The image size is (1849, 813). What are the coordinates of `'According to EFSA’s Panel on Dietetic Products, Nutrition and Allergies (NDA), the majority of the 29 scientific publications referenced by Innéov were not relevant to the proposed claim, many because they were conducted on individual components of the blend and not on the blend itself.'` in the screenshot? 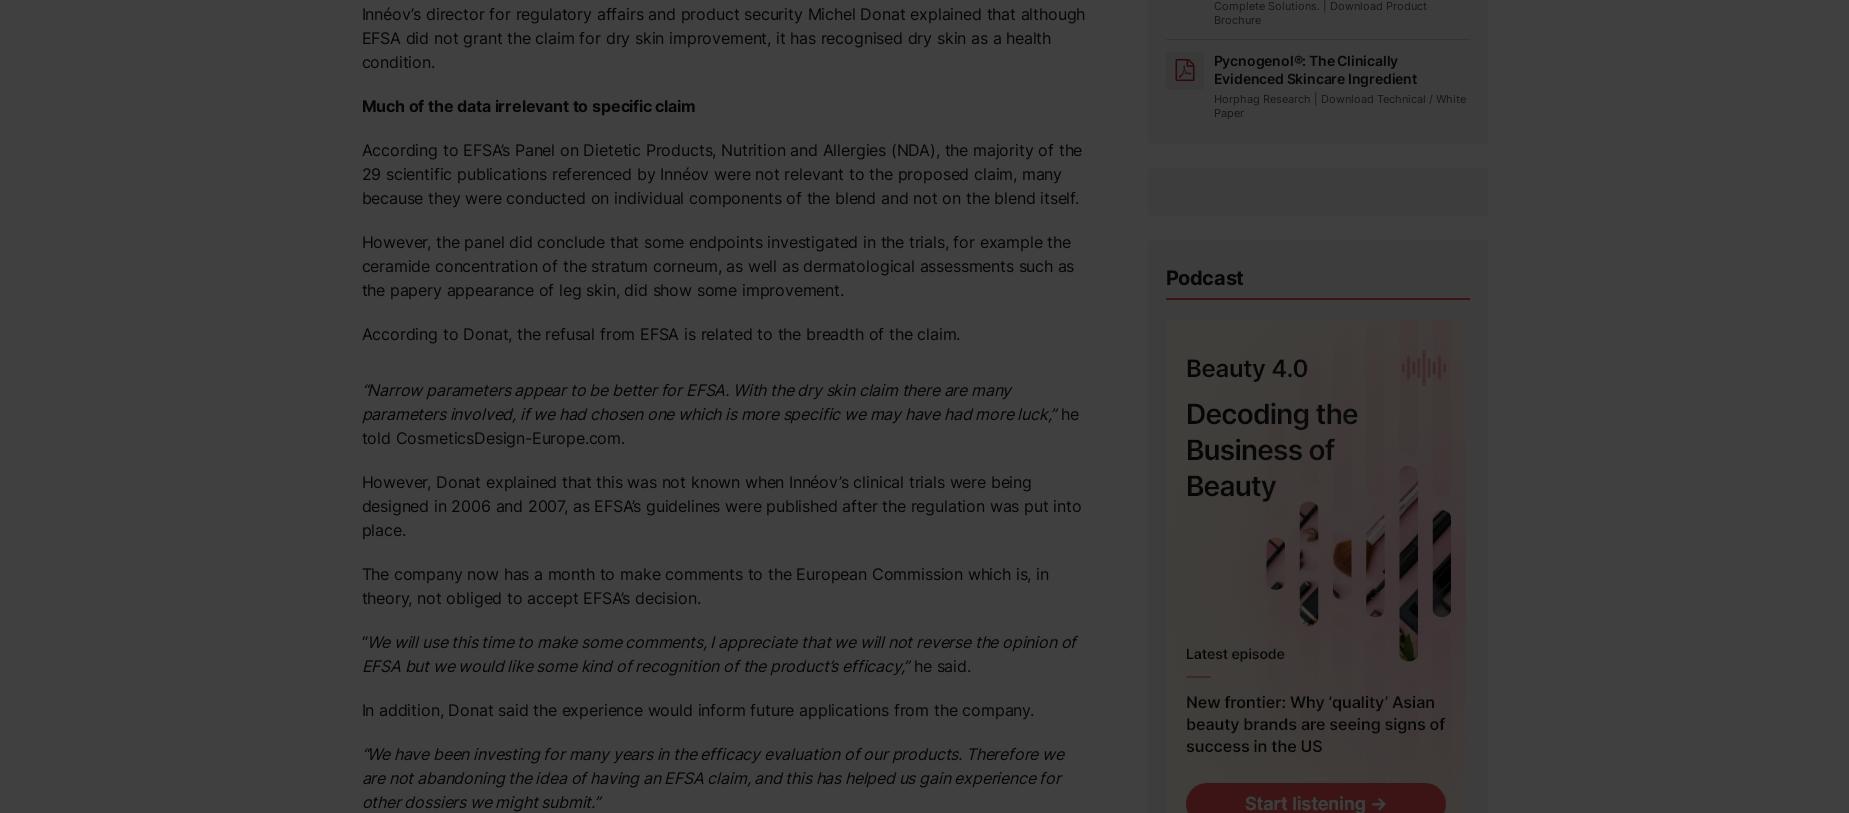 It's located at (720, 172).